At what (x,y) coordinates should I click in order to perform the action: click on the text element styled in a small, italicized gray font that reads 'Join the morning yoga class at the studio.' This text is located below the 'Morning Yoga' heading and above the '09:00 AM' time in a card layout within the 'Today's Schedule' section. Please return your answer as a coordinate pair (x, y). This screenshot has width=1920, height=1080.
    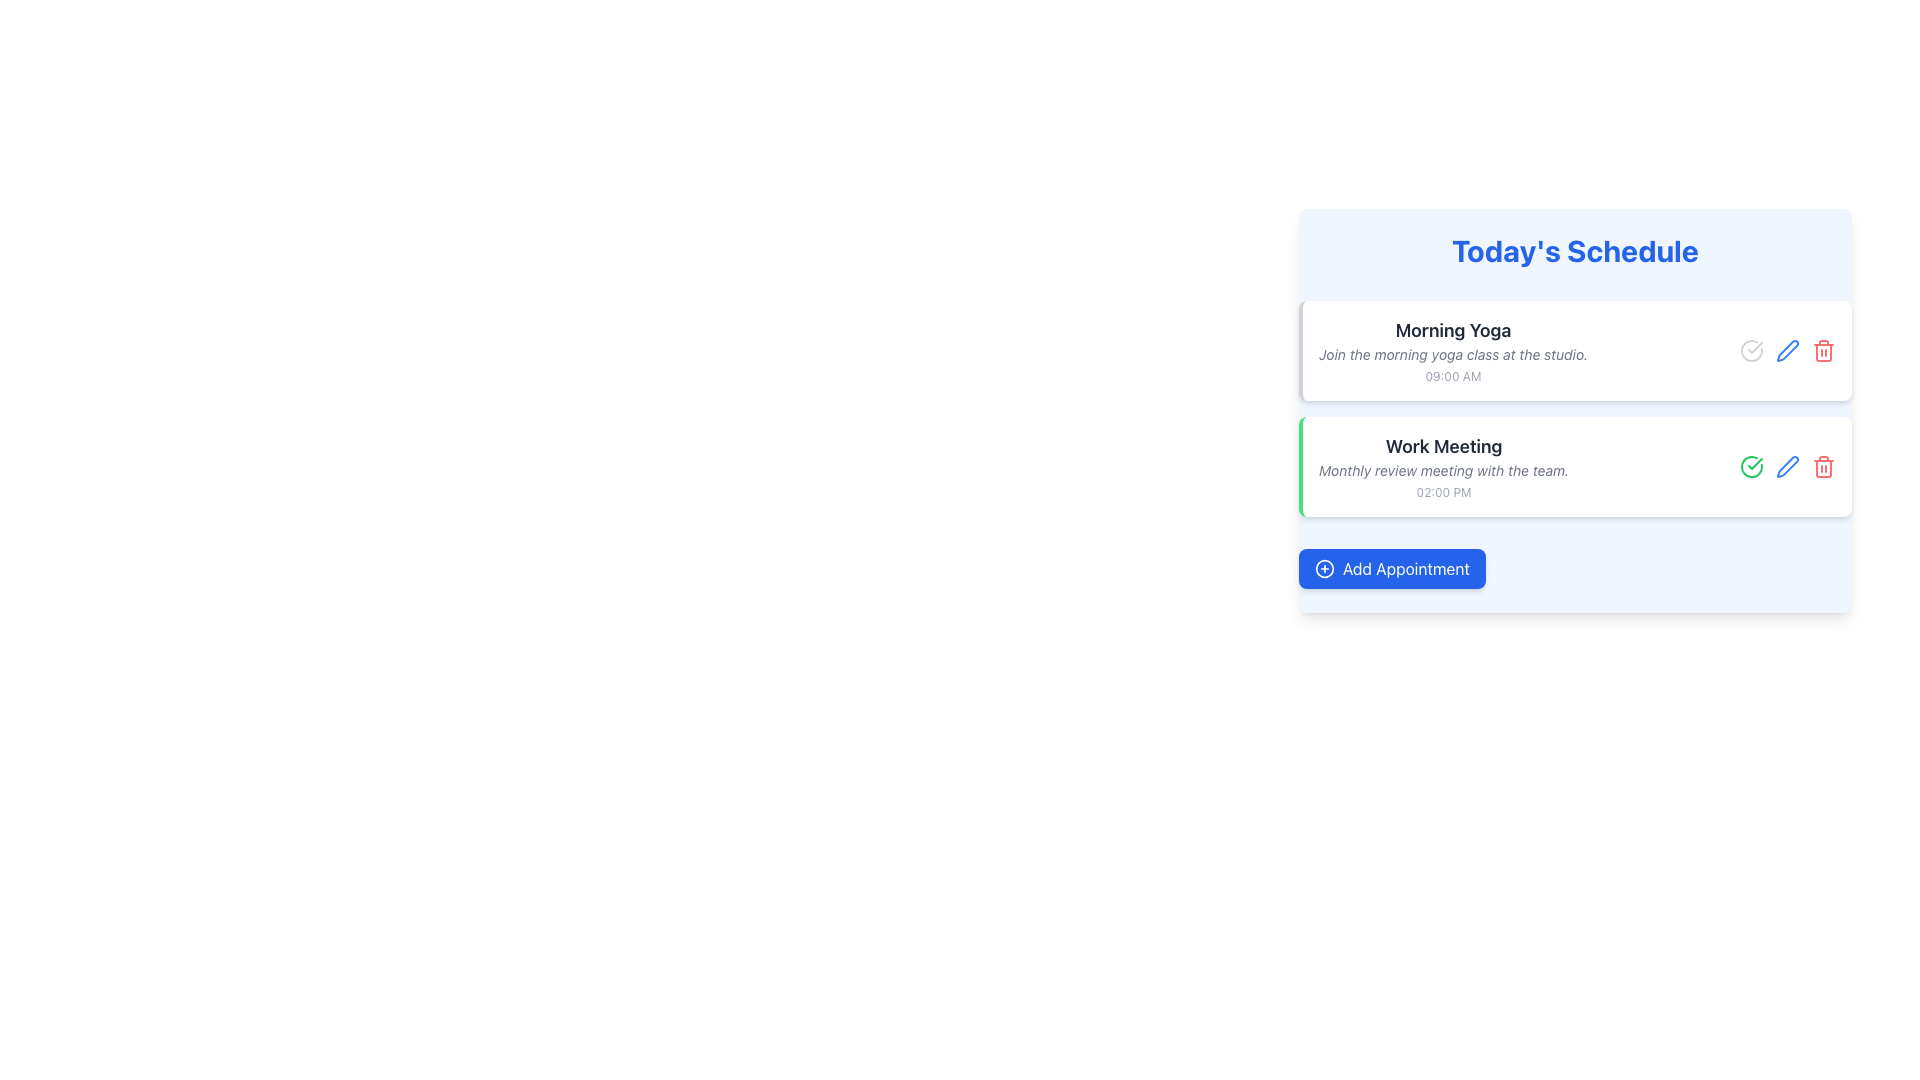
    Looking at the image, I should click on (1453, 353).